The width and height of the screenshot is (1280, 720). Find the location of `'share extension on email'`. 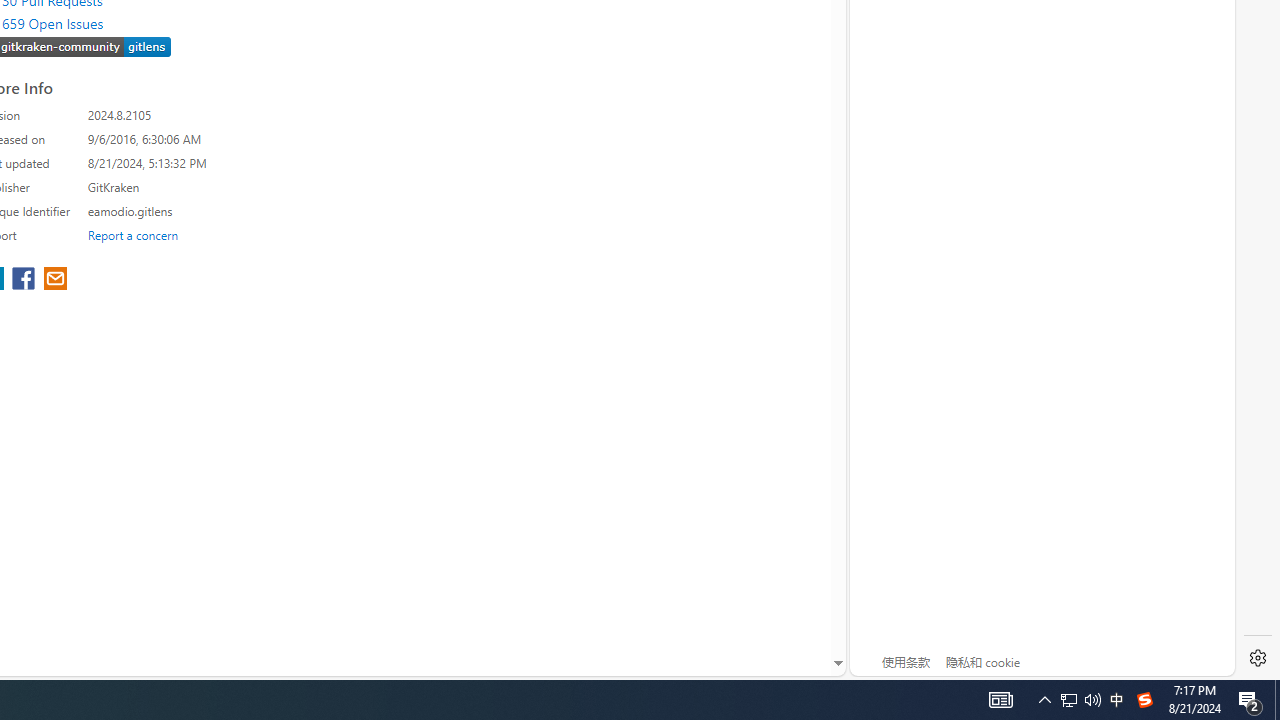

'share extension on email' is located at coordinates (55, 280).